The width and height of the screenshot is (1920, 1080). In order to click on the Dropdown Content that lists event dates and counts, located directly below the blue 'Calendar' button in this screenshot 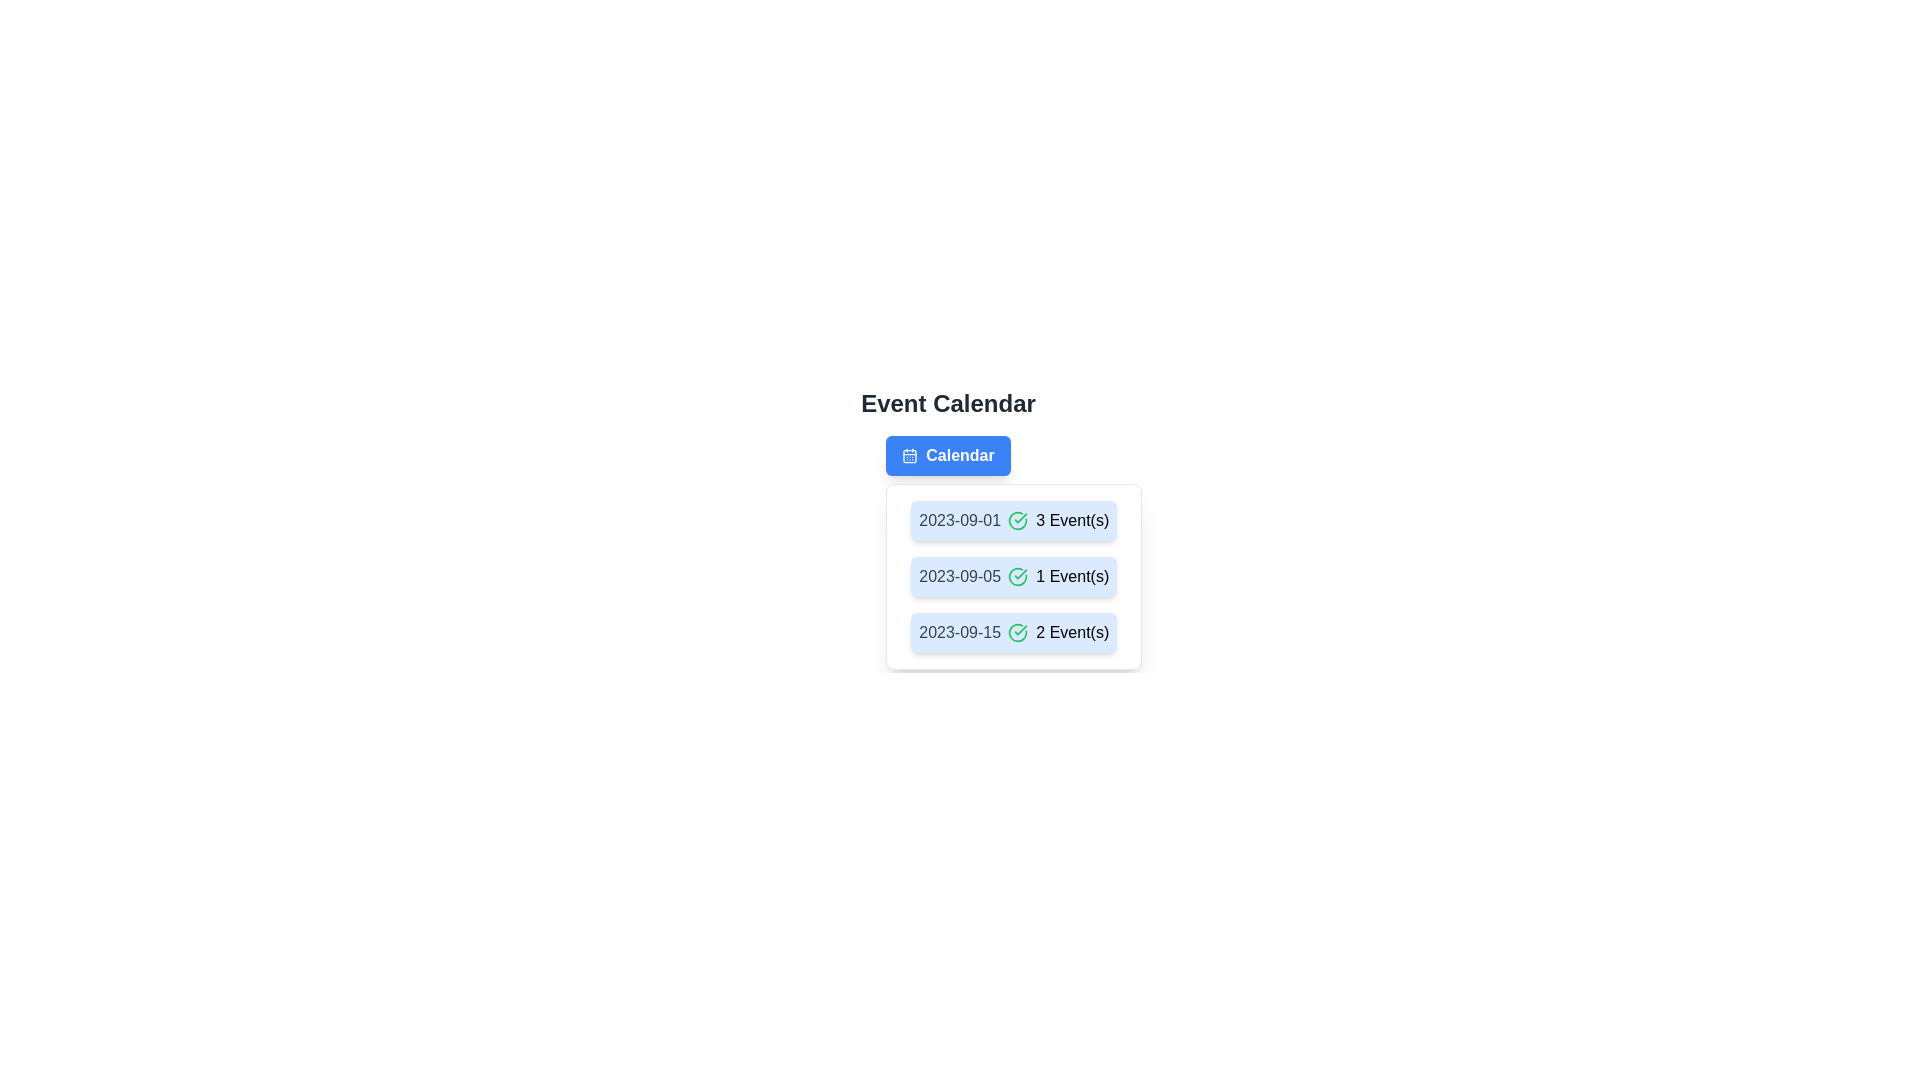, I will do `click(1014, 577)`.